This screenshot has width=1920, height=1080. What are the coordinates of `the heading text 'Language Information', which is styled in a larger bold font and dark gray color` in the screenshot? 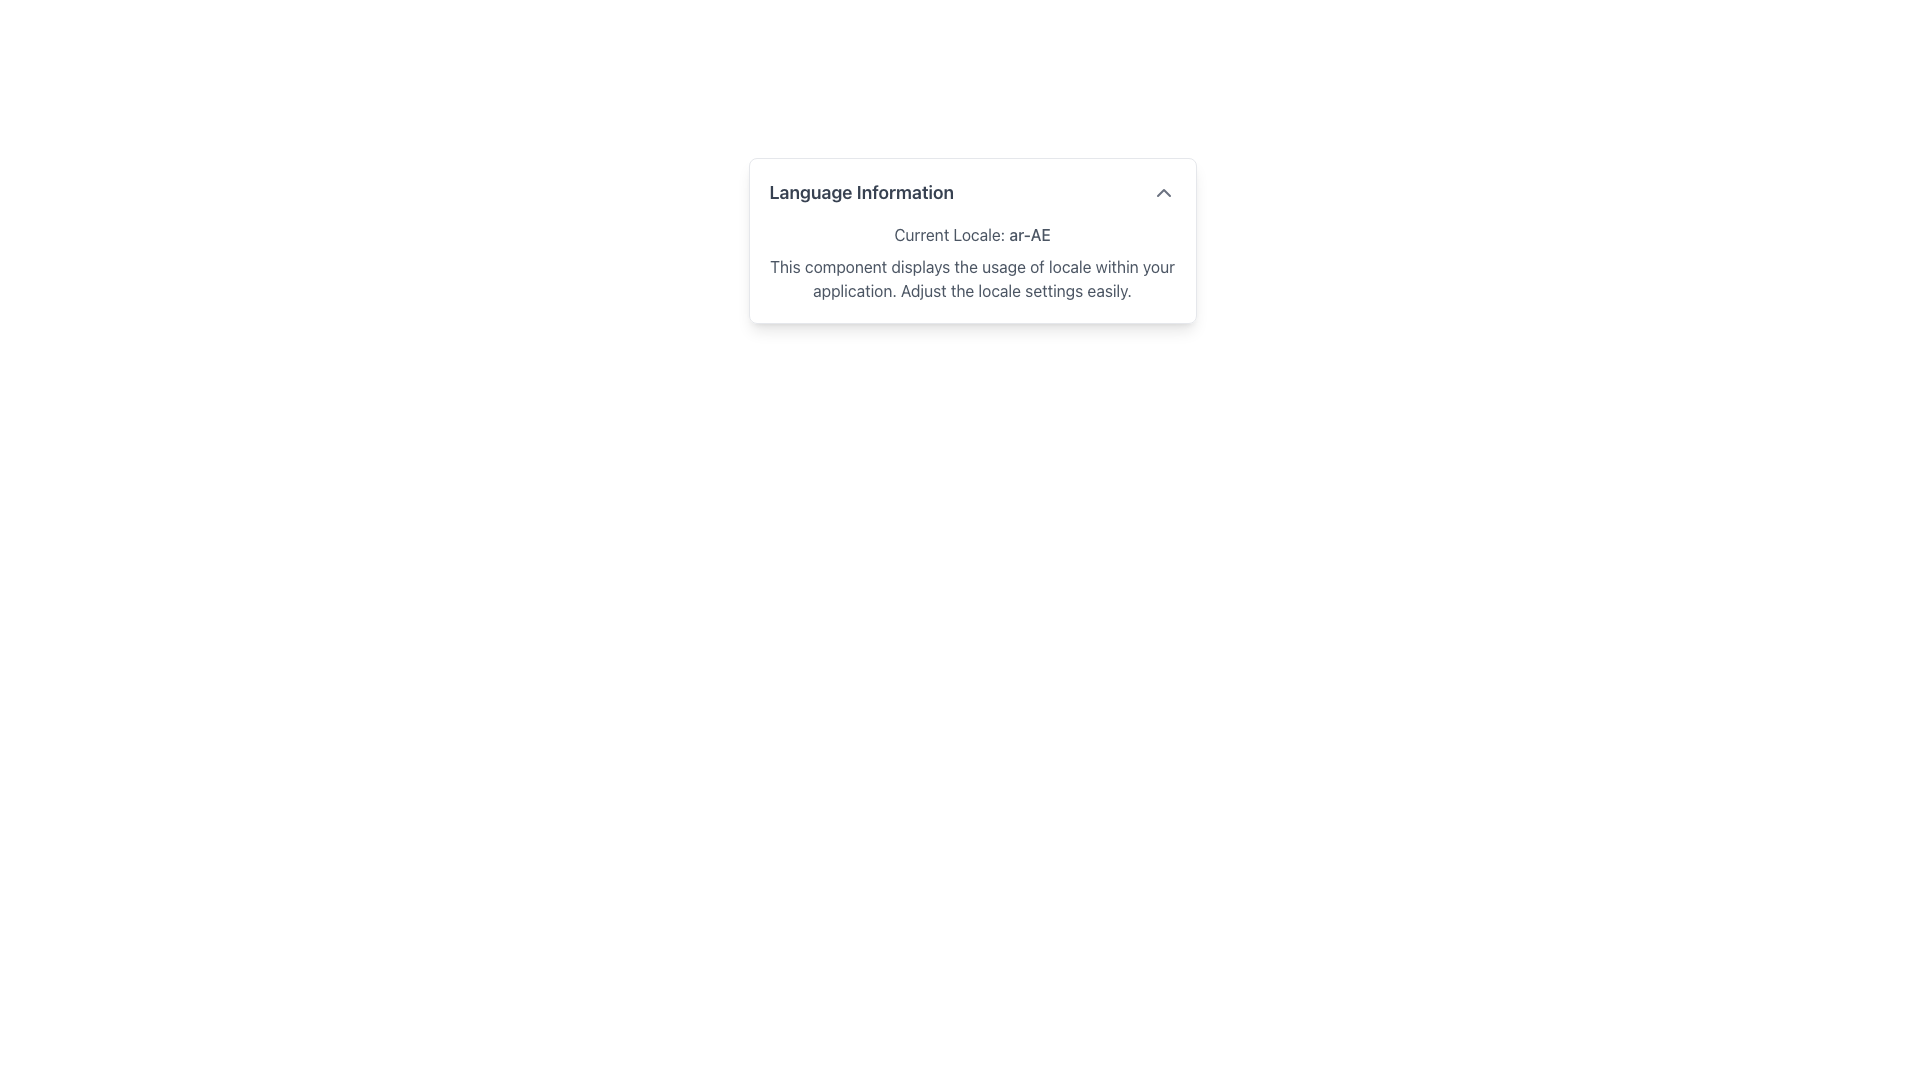 It's located at (861, 192).